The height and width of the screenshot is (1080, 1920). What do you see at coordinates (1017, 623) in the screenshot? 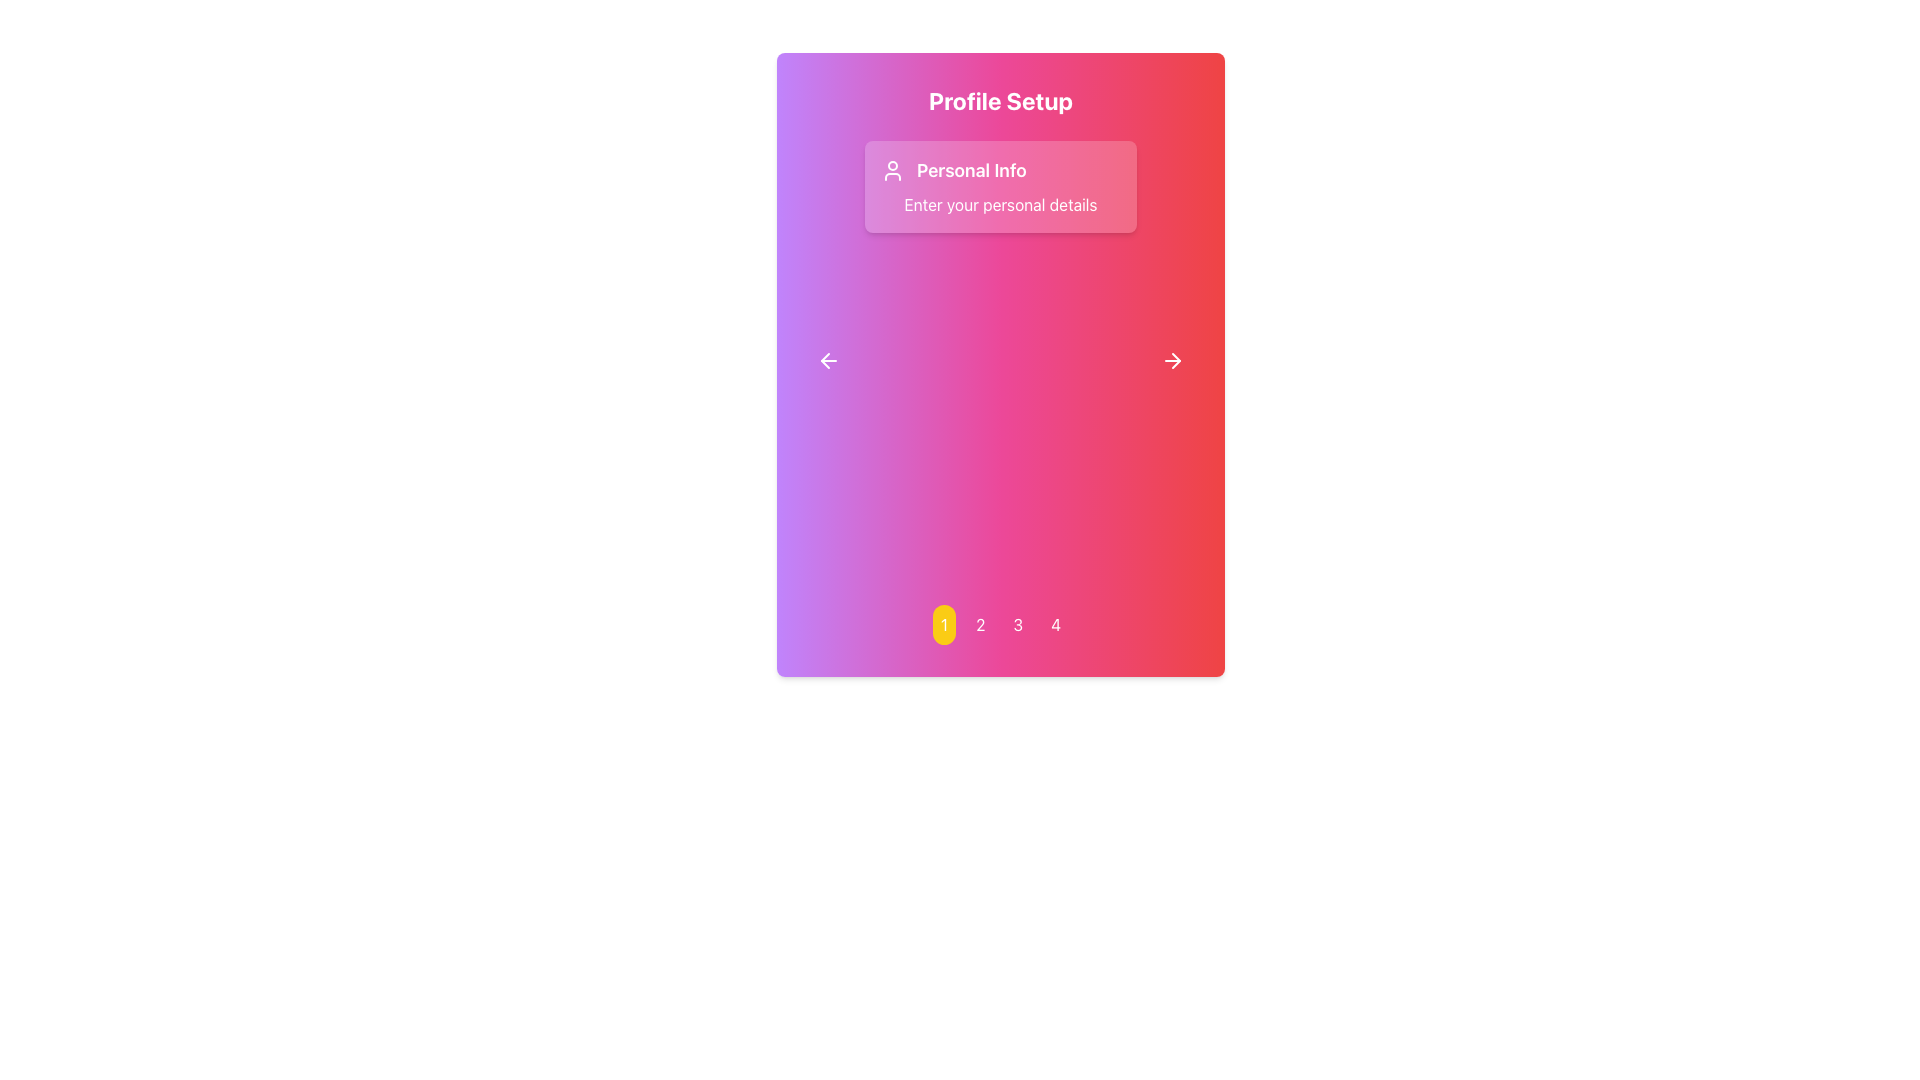
I see `the third circular button from the left in a row of four buttons` at bounding box center [1017, 623].